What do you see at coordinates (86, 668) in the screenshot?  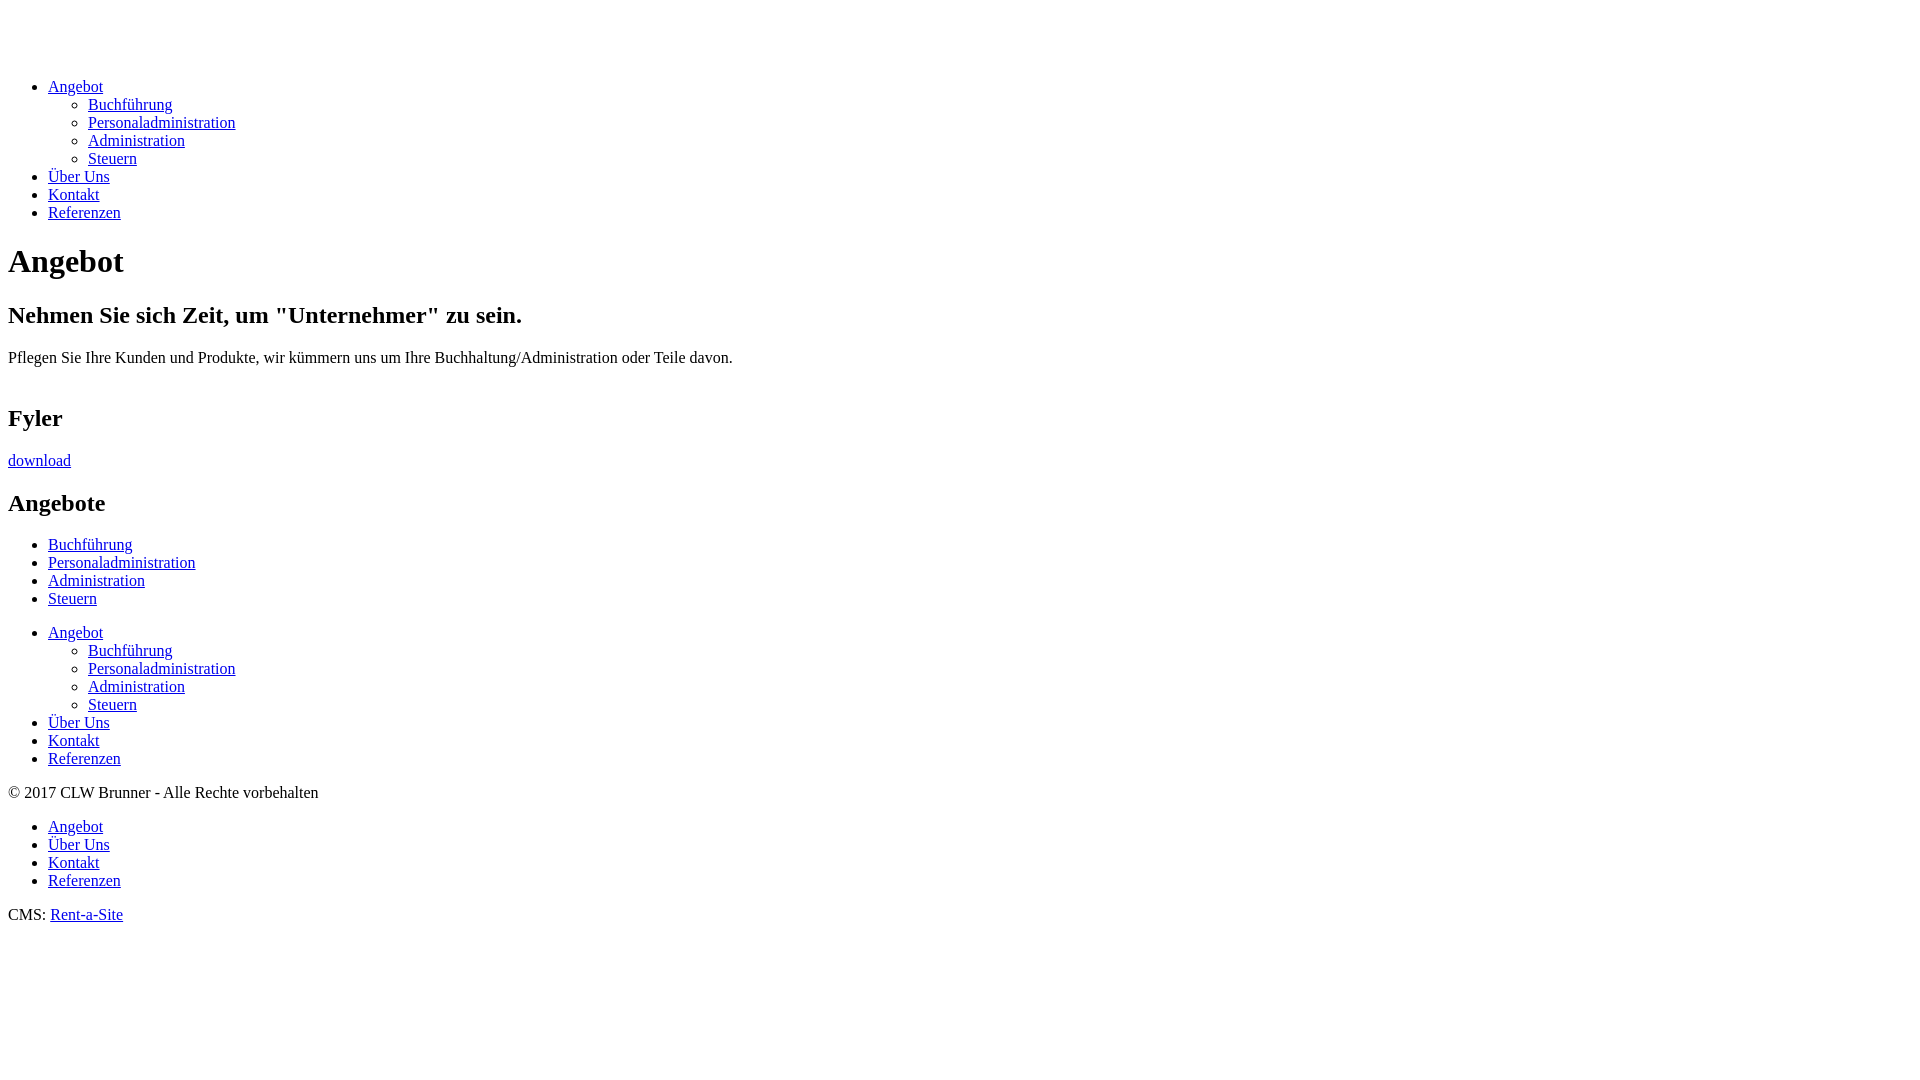 I see `'Personaladministration'` at bounding box center [86, 668].